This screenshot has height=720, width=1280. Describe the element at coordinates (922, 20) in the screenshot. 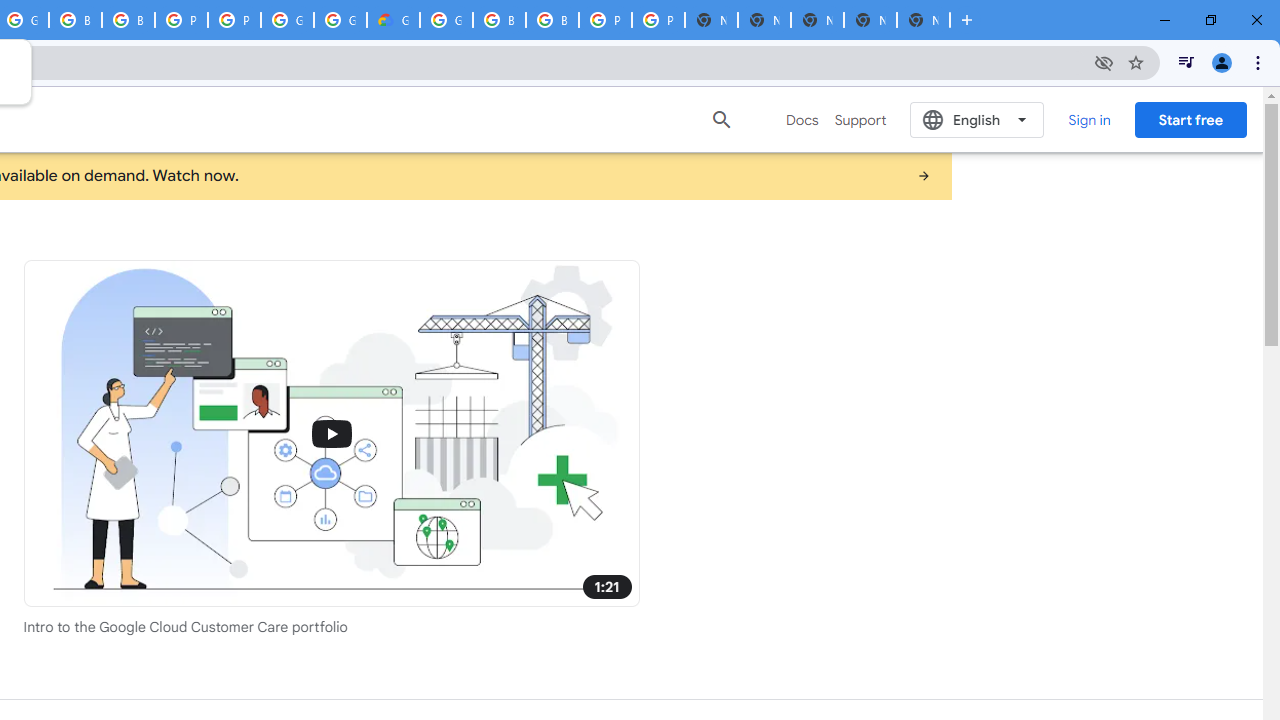

I see `'New Tab'` at that location.